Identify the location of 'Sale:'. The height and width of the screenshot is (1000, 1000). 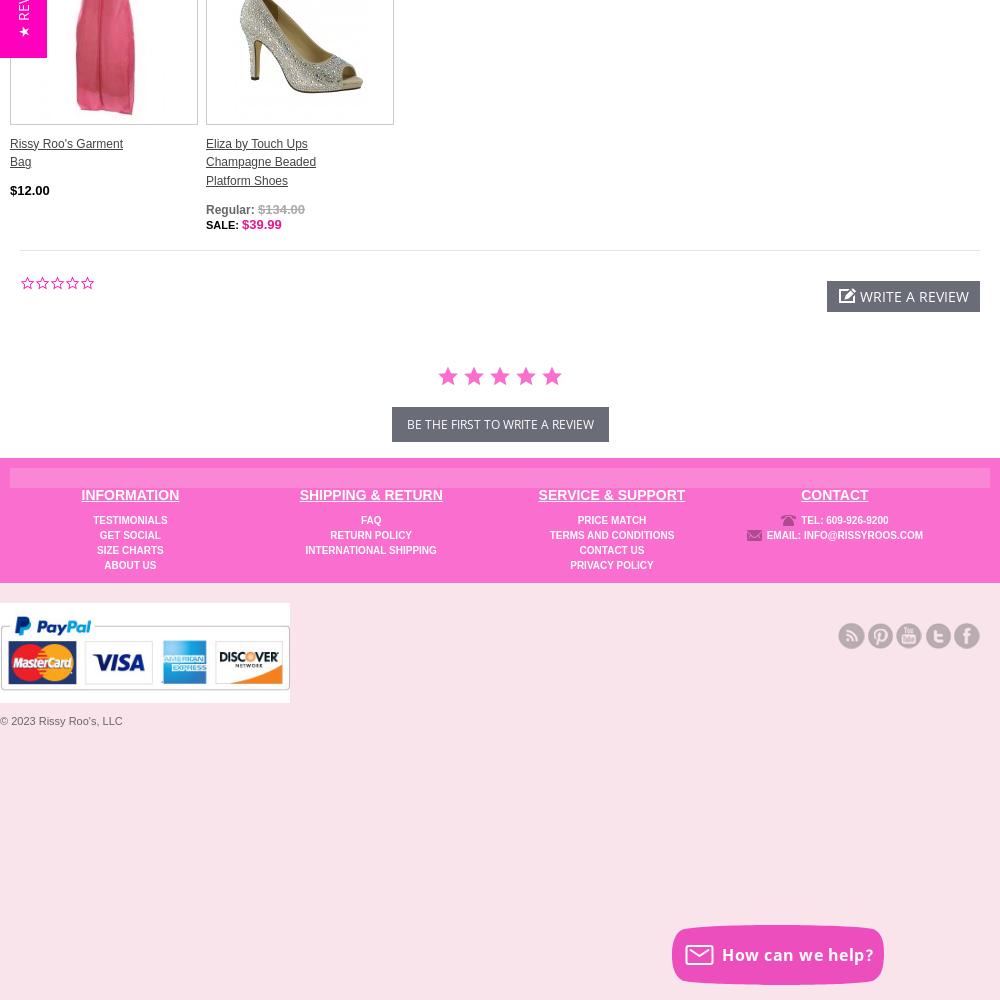
(223, 223).